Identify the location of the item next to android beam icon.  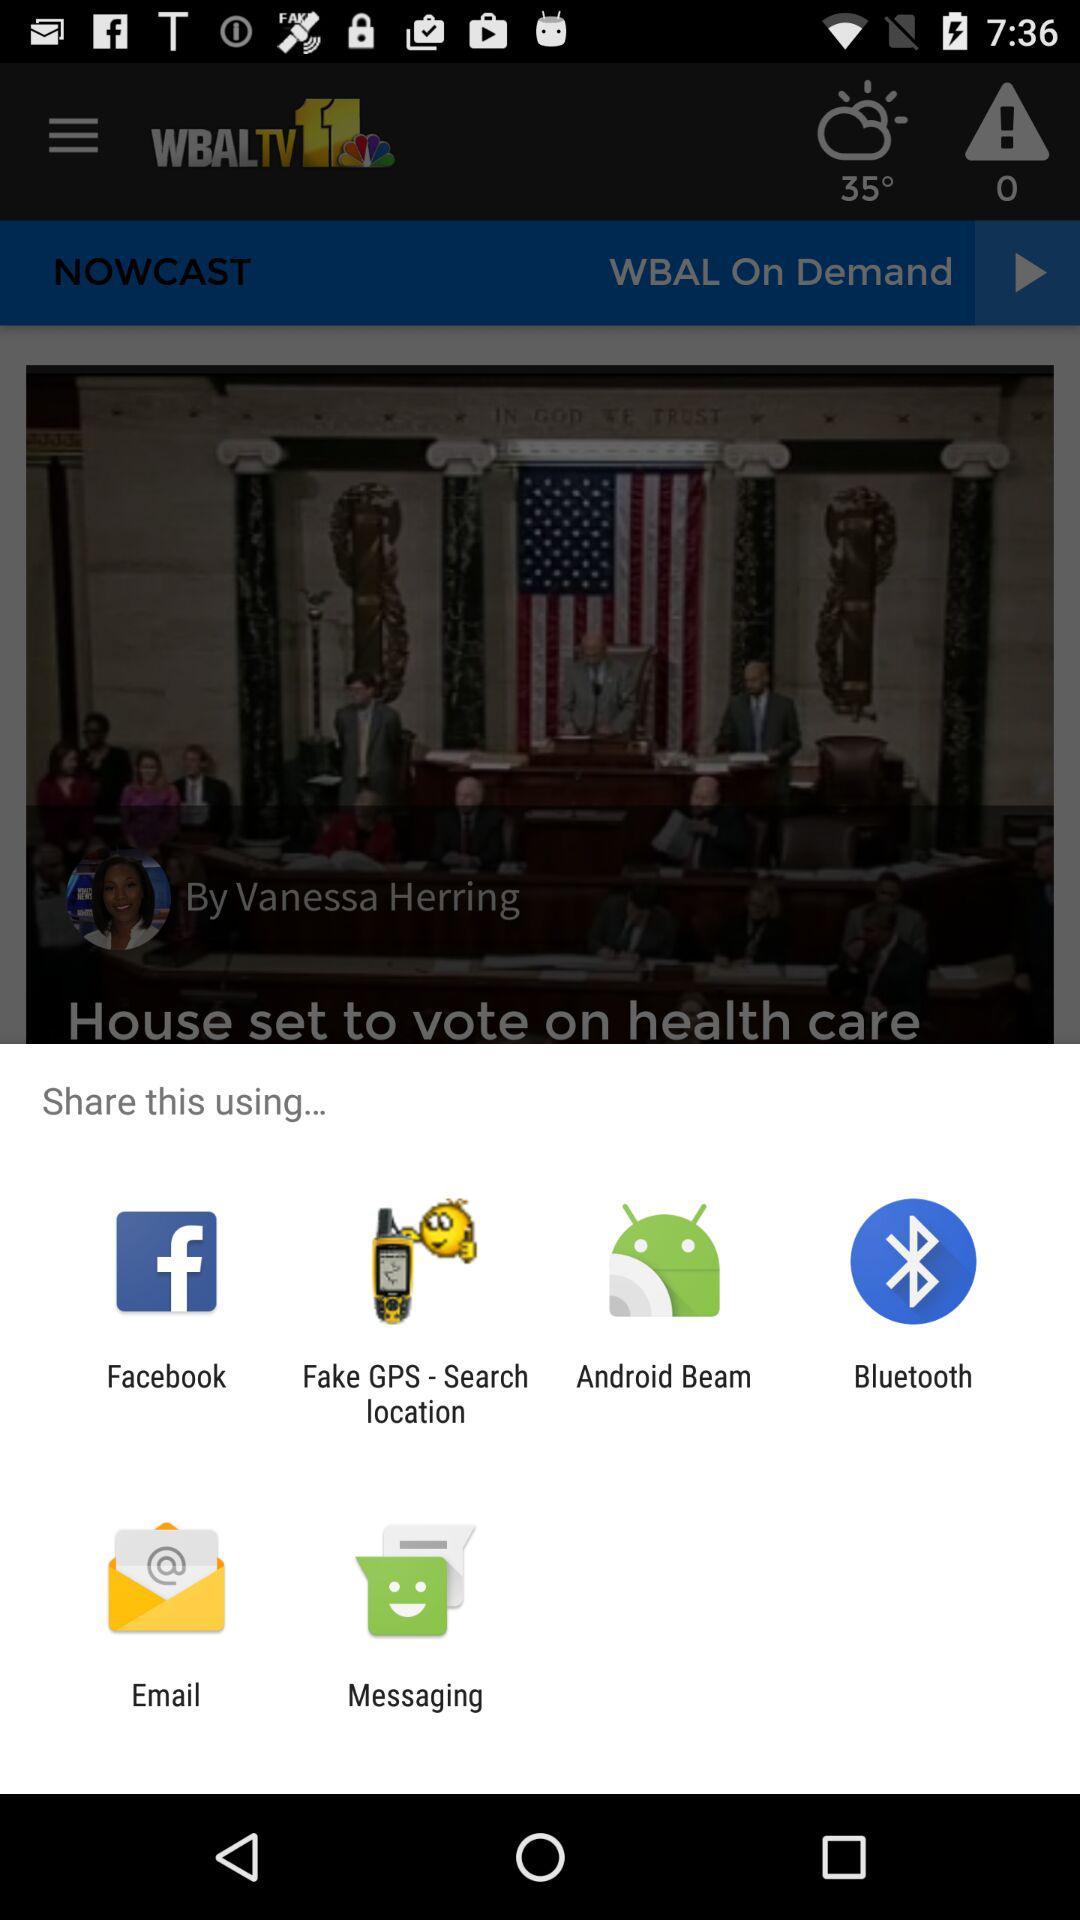
(913, 1392).